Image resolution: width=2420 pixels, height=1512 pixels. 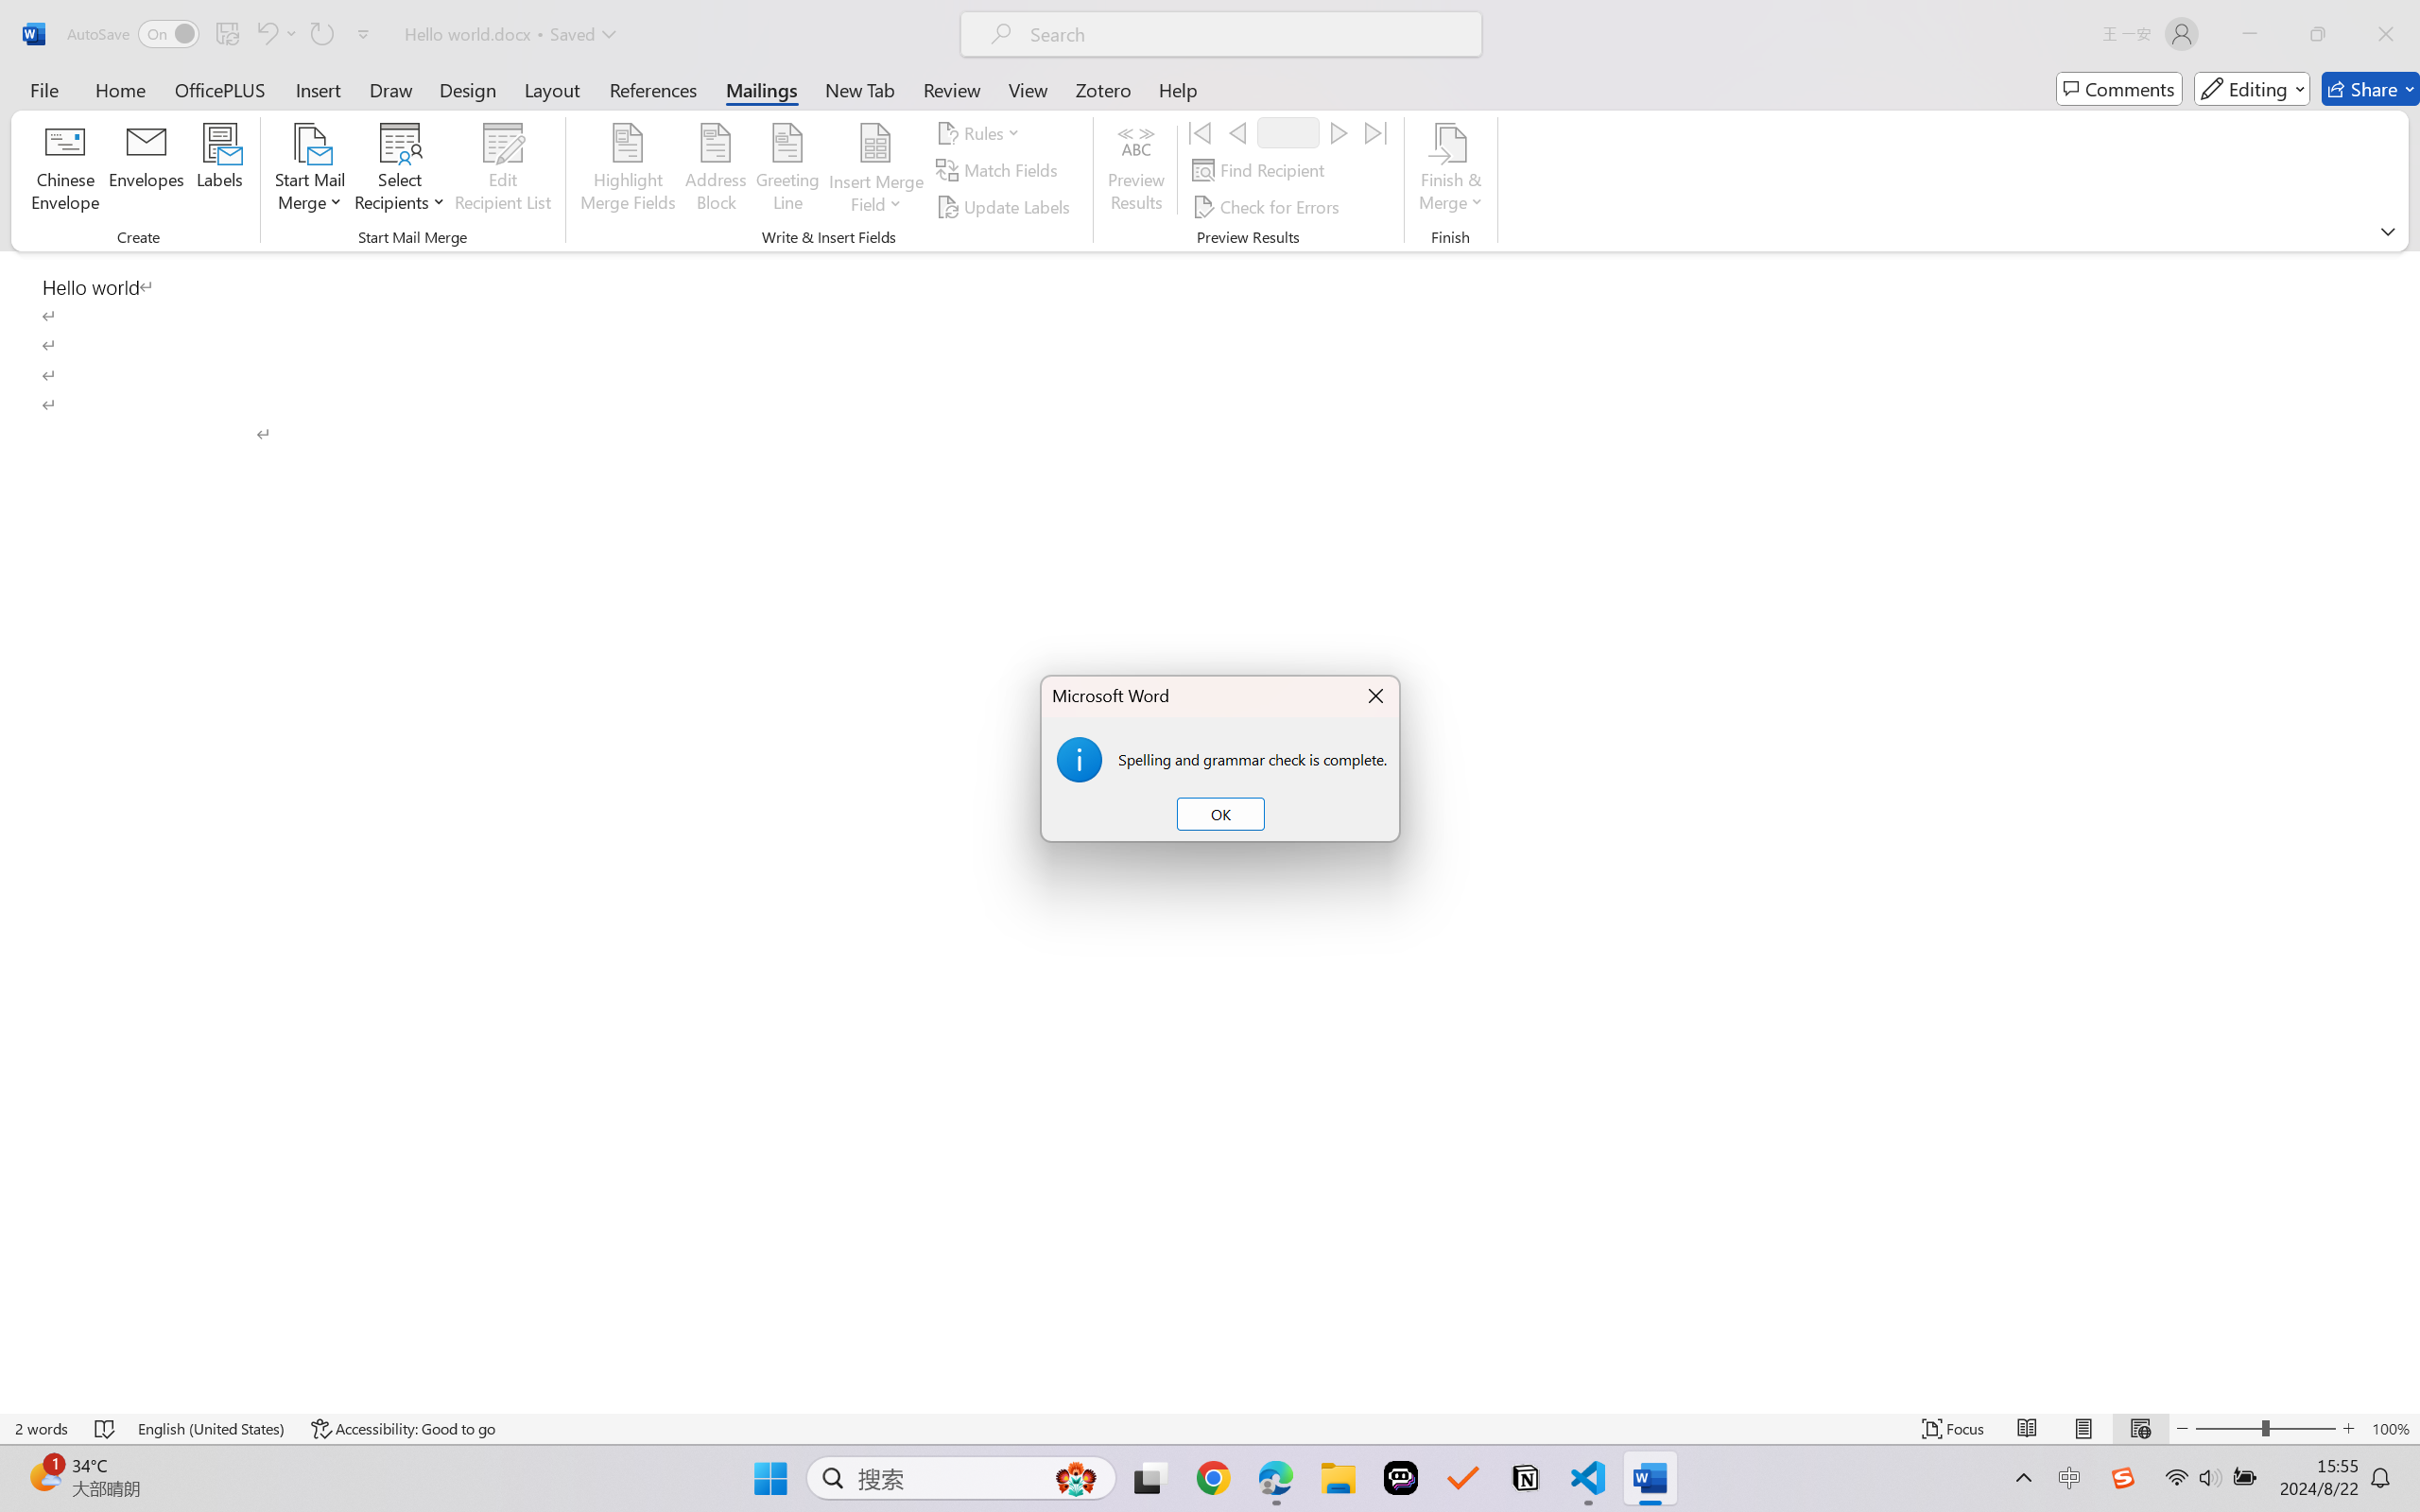 What do you see at coordinates (1004, 207) in the screenshot?
I see `'Update Labels'` at bounding box center [1004, 207].